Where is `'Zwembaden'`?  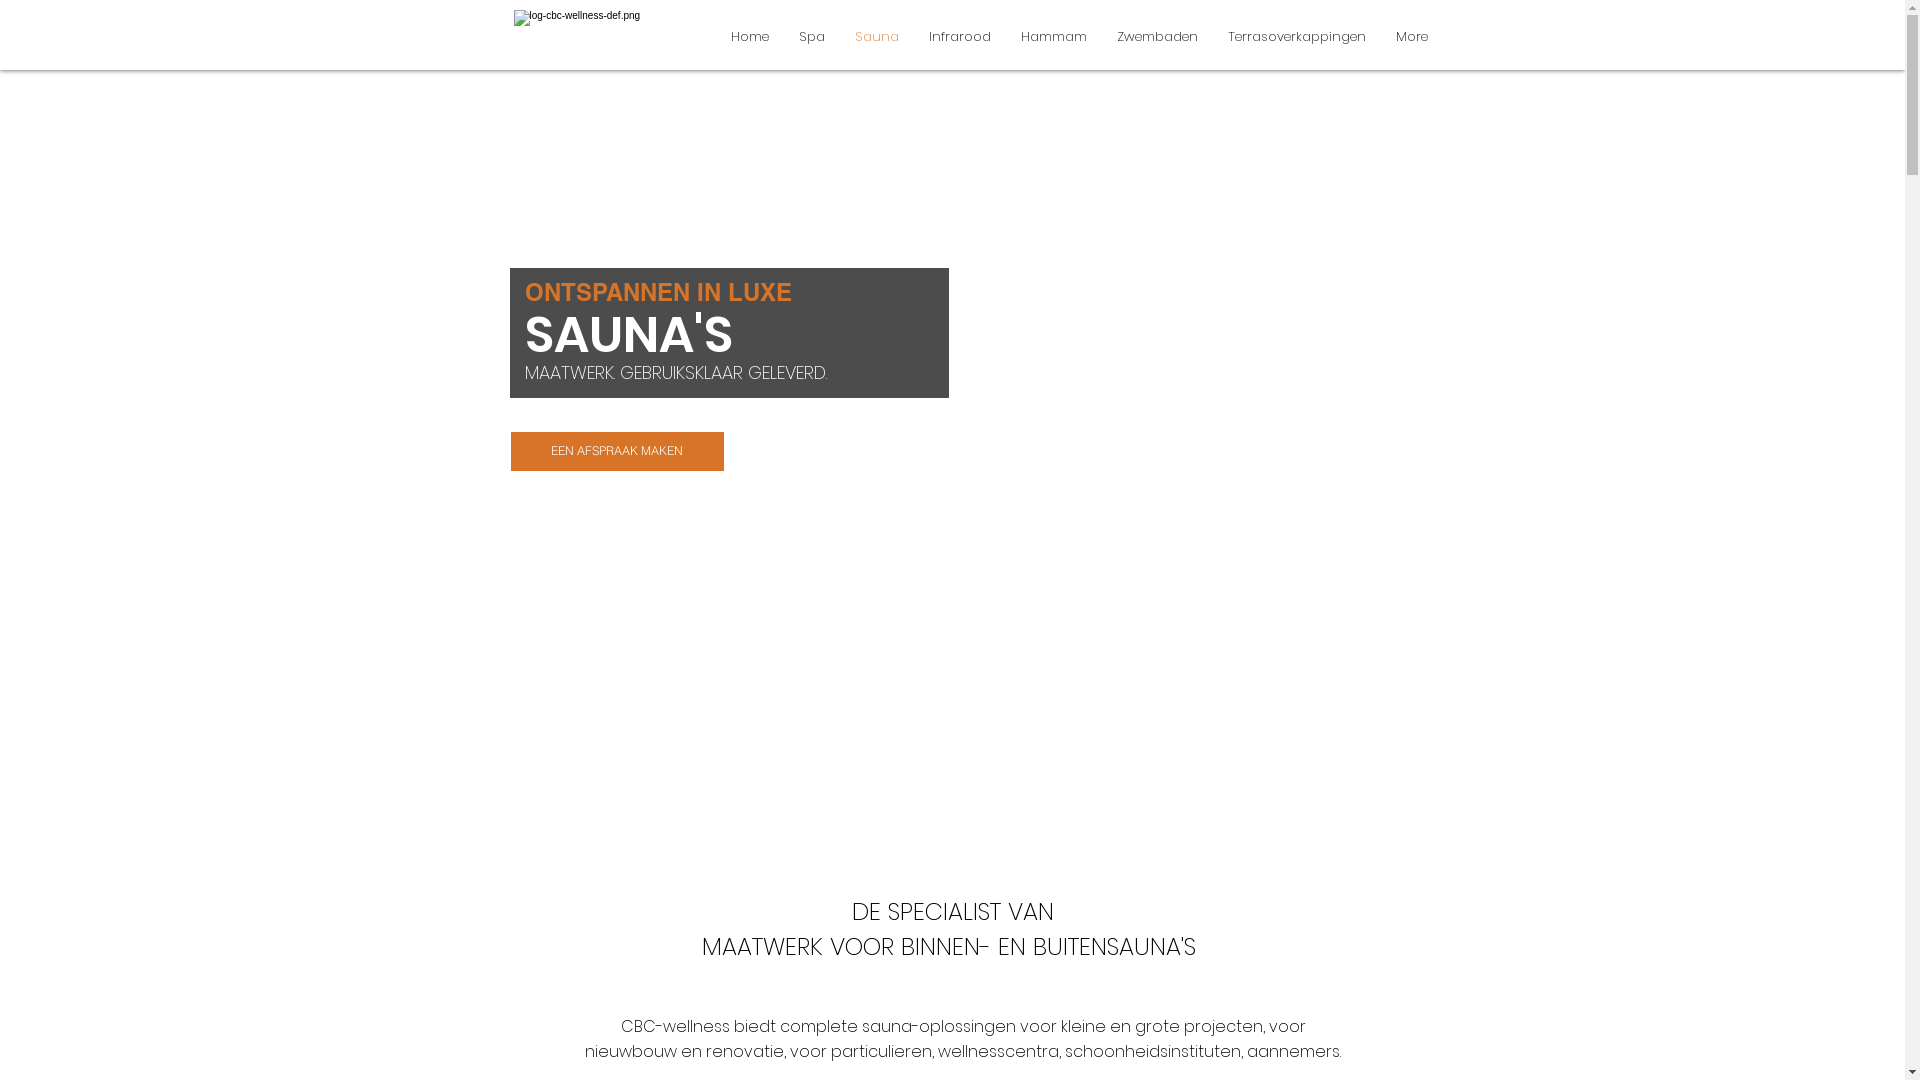
'Zwembaden' is located at coordinates (1101, 36).